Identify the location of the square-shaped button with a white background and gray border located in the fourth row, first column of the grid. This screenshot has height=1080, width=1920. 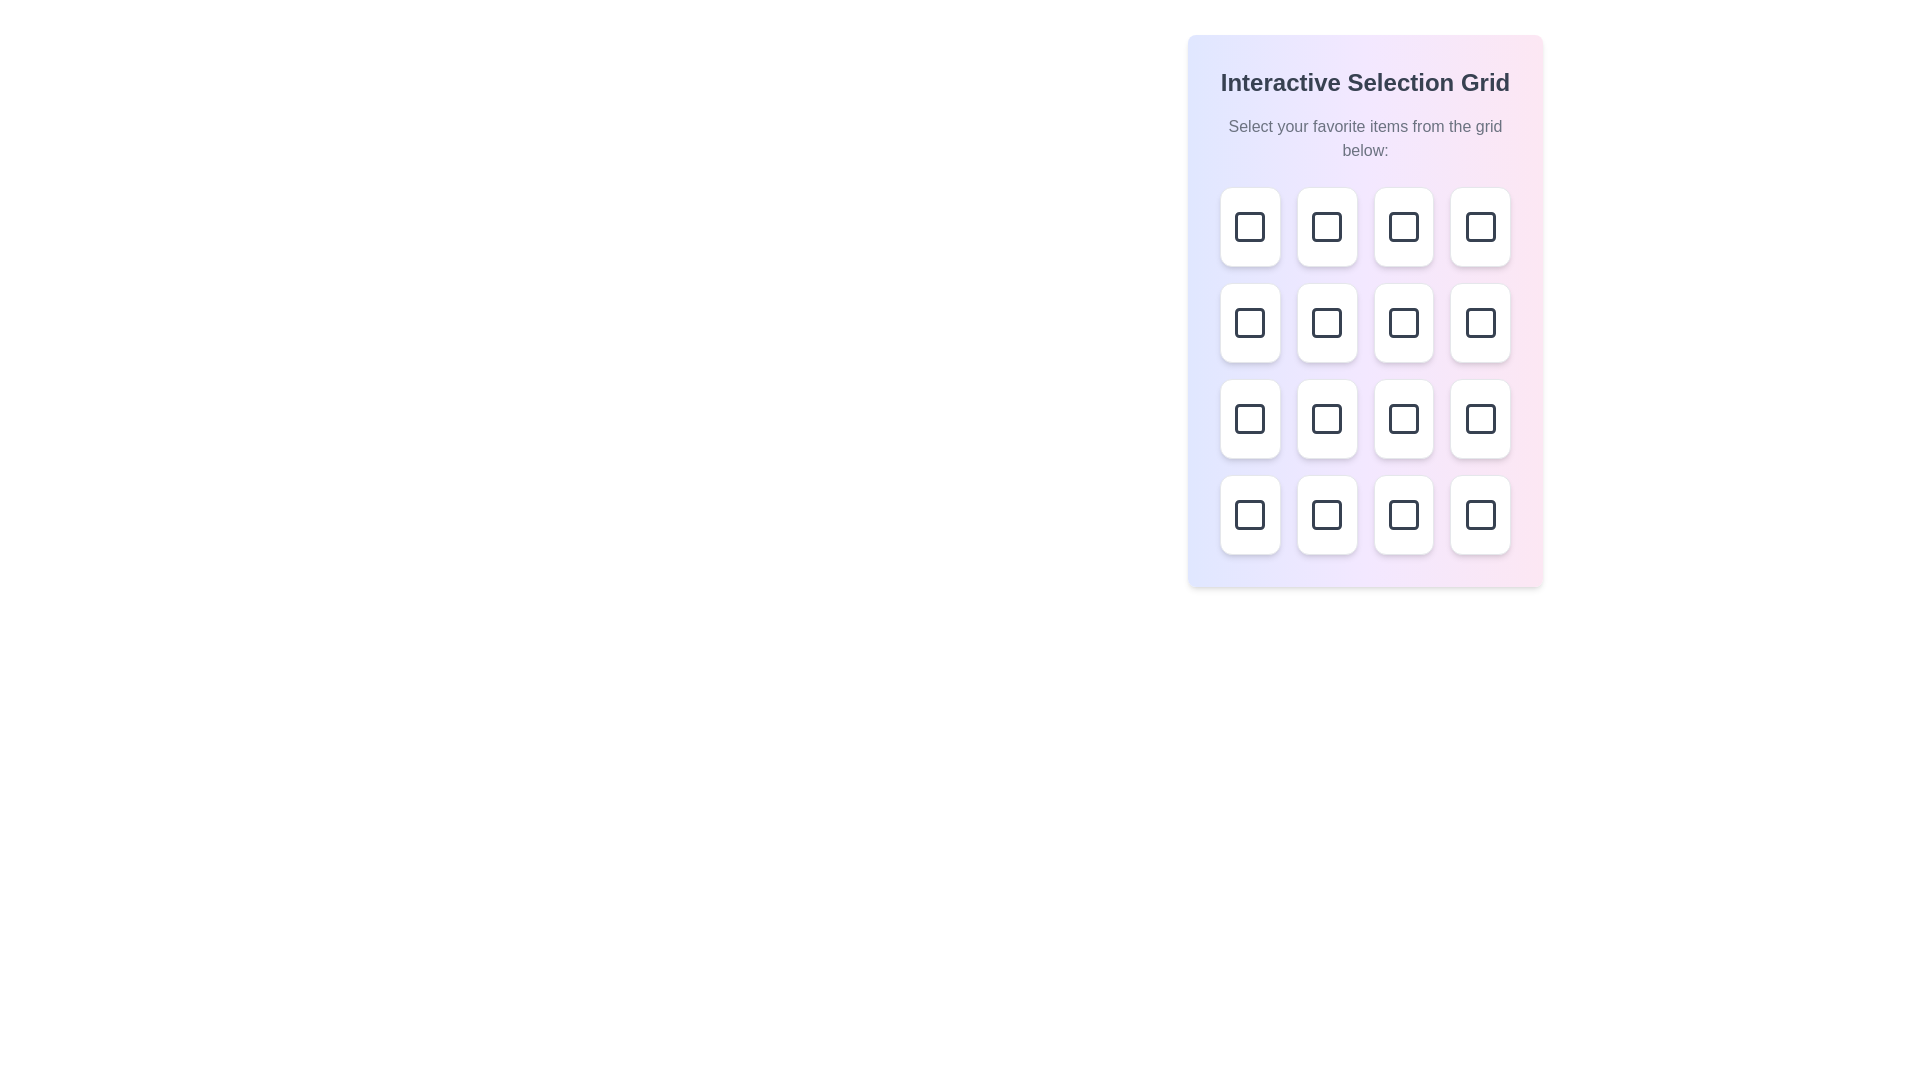
(1249, 418).